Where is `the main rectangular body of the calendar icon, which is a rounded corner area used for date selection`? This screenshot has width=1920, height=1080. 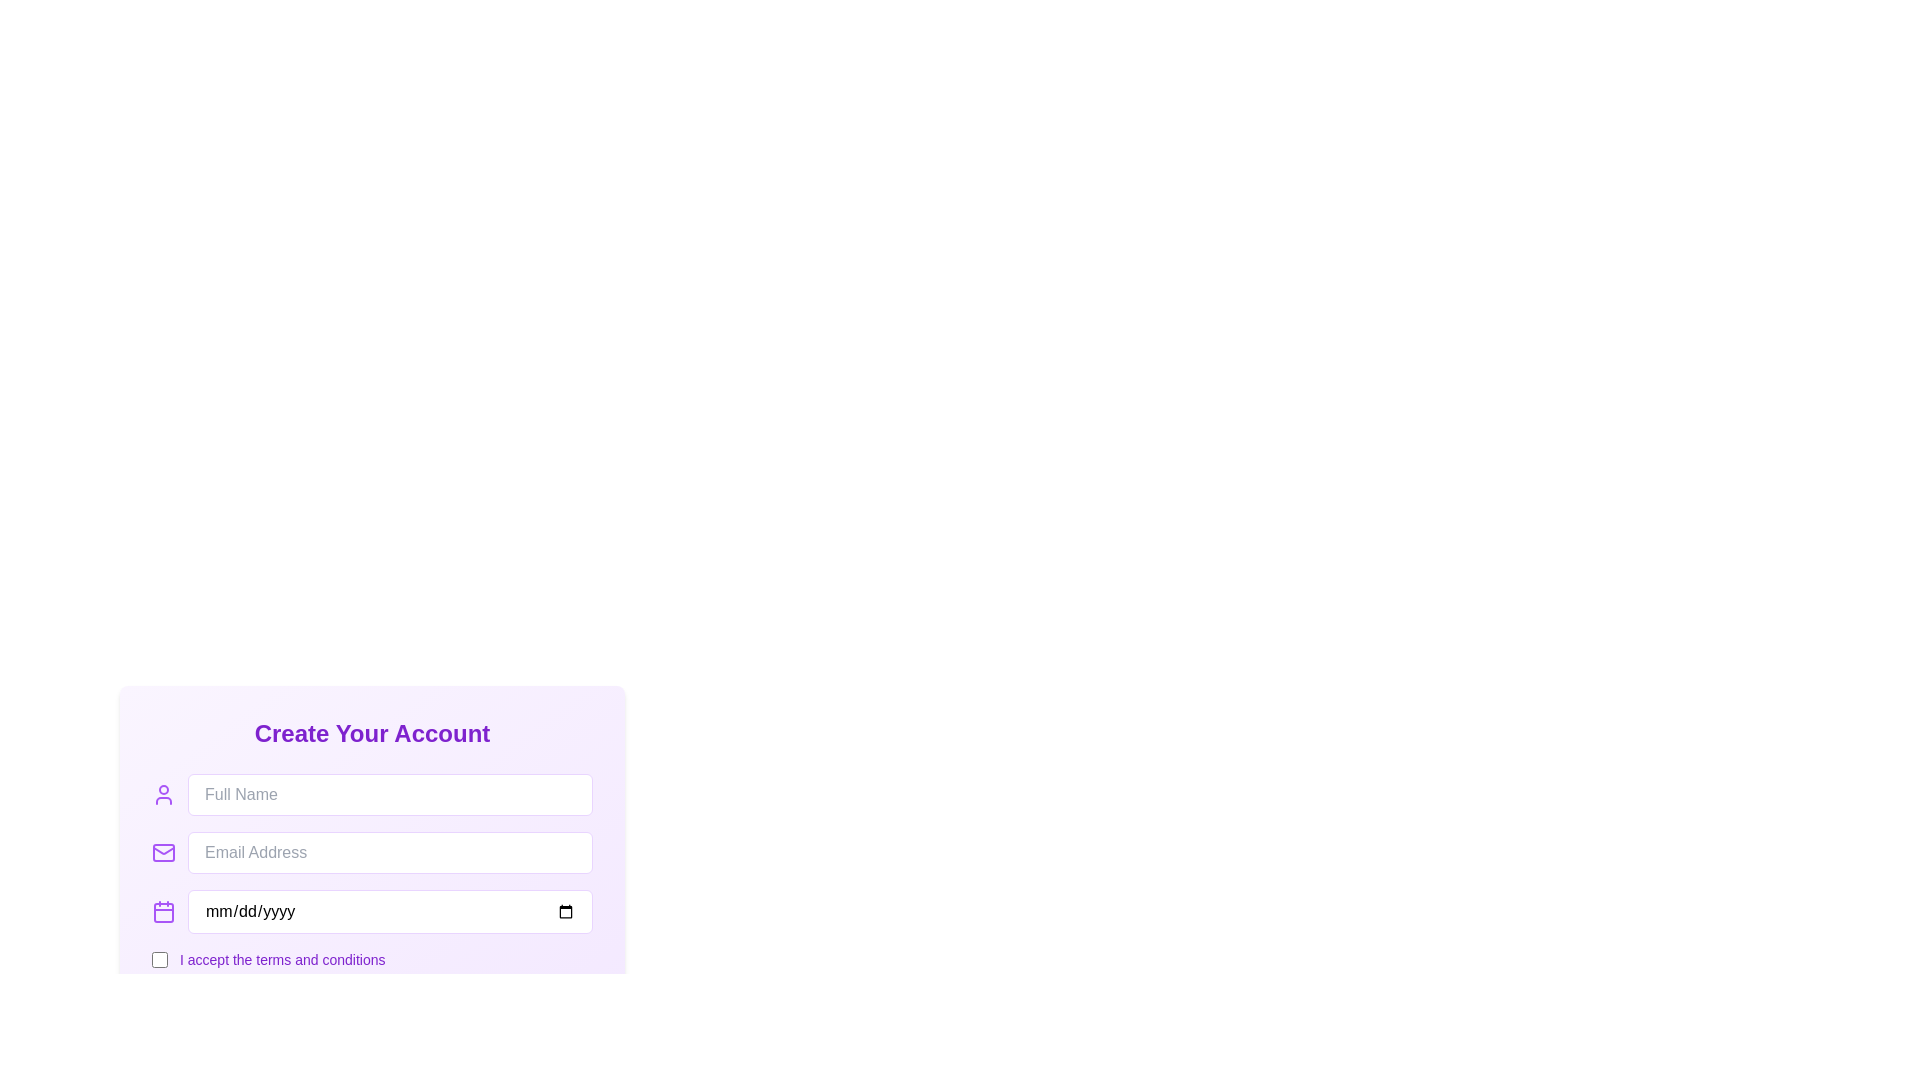 the main rectangular body of the calendar icon, which is a rounded corner area used for date selection is located at coordinates (163, 913).